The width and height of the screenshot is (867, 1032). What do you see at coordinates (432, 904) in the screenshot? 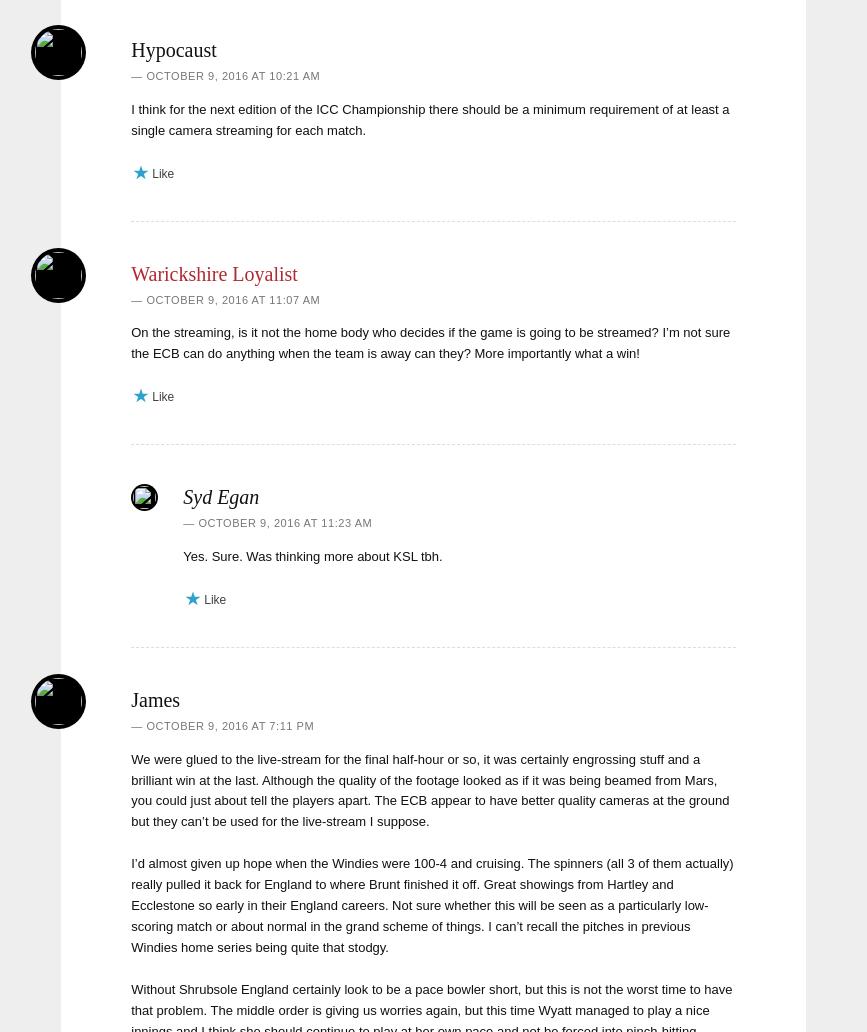
I see `'I’d almost given up hope when the Windies were 100-4 and cruising. The spinners (all 3 of them actually) really pulled it back for England to where Brunt finished it off. Great showings from Hartley and Ecclestone so early in their England careers. Not sure whether this will be seen as a particularly low-scoring match or about normal in the grand scheme of things. I can’t recall the pitches in previous Windies home series being quite that stodgy.'` at bounding box center [432, 904].